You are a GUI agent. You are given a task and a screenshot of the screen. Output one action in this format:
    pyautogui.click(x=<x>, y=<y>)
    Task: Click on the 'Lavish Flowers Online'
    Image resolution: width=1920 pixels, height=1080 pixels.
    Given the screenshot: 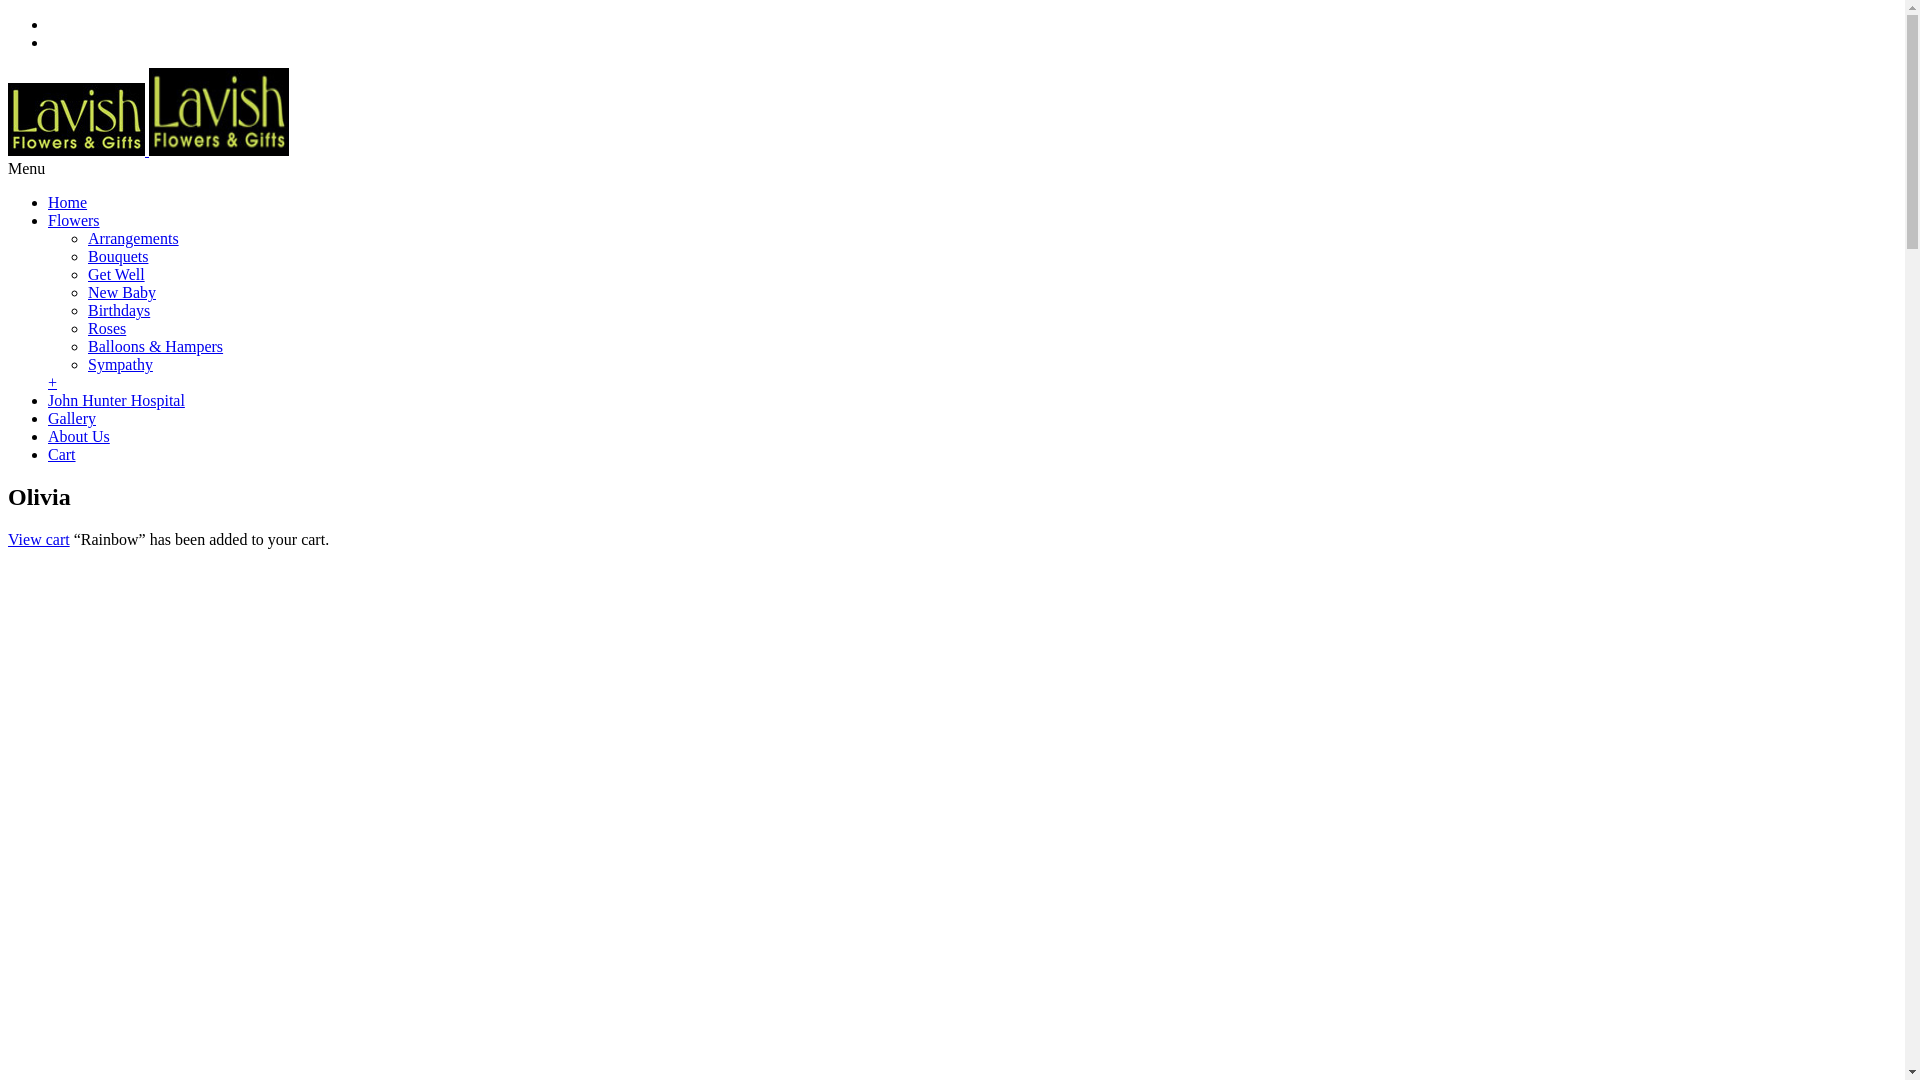 What is the action you would take?
    pyautogui.click(x=76, y=119)
    